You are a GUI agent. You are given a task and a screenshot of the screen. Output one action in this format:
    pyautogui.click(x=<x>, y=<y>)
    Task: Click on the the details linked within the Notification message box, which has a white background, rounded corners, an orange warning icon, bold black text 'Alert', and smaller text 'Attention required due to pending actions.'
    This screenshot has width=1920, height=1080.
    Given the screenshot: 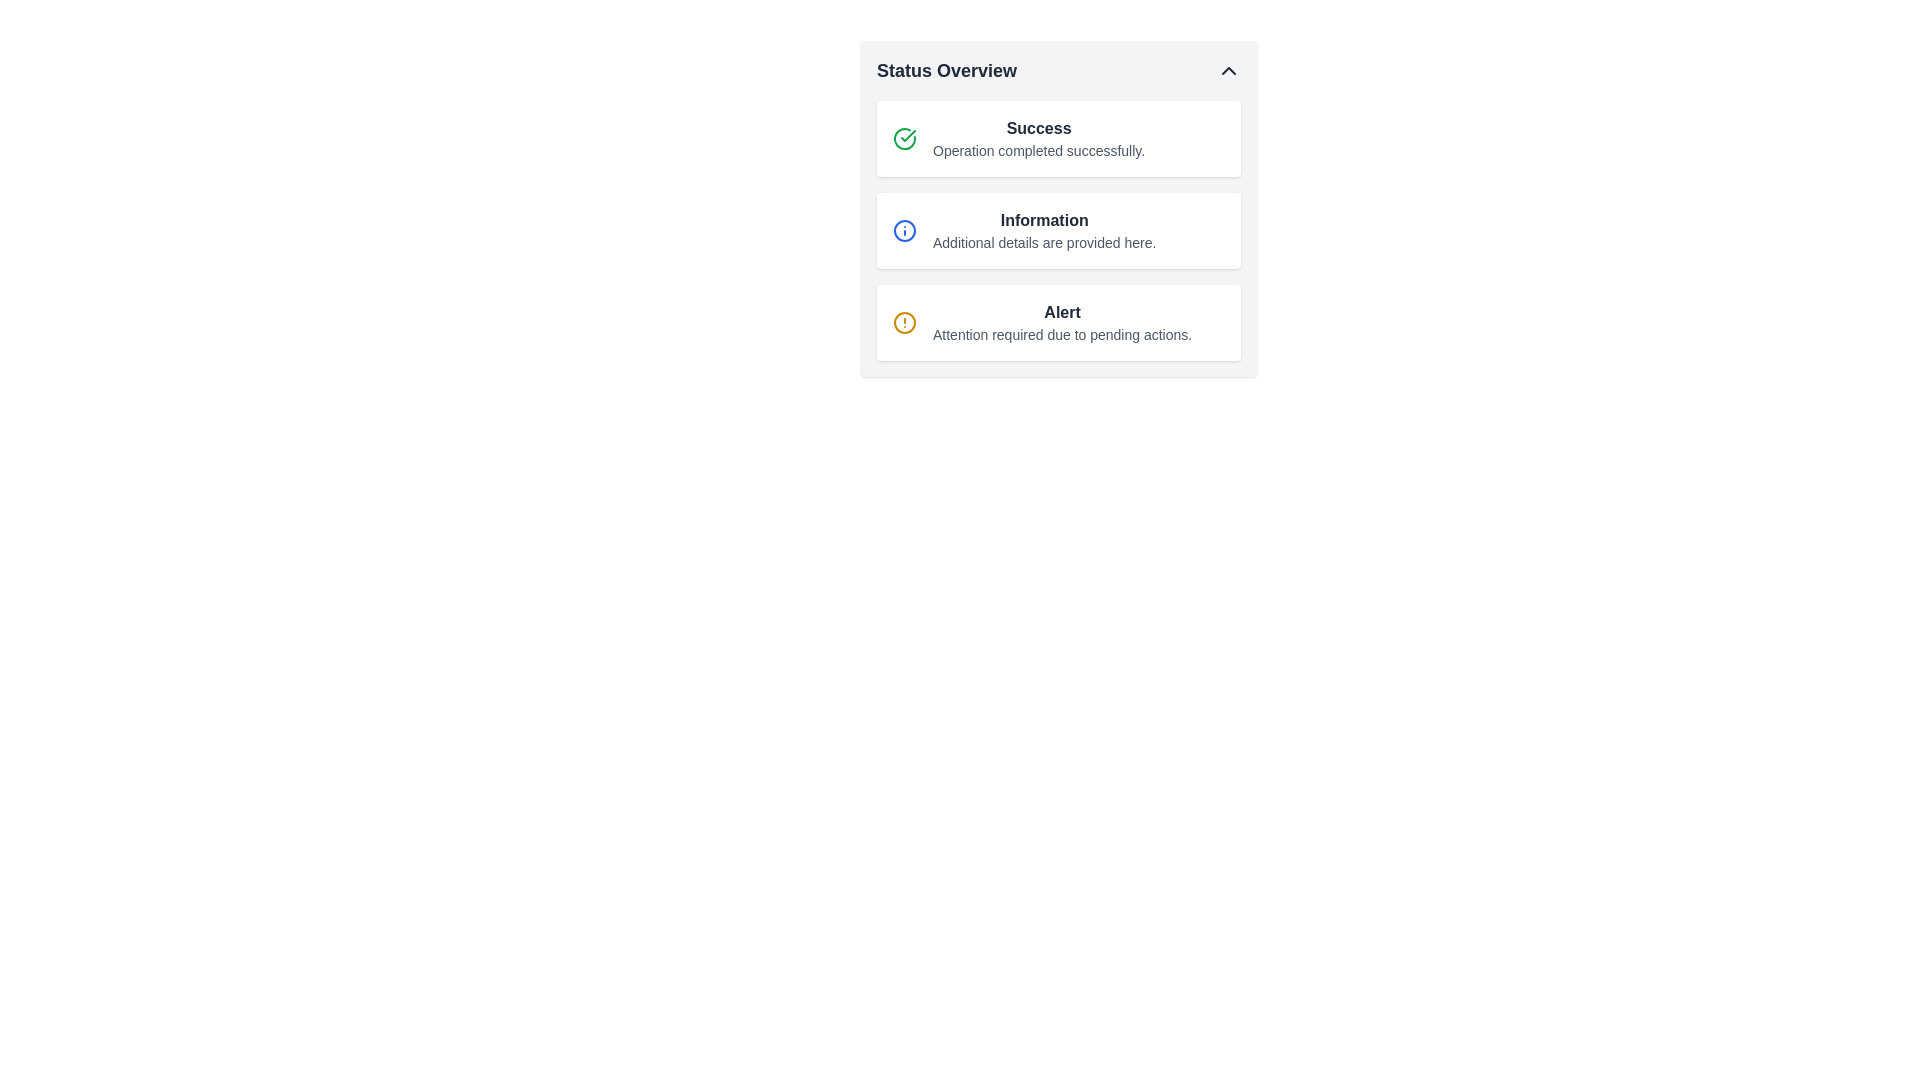 What is the action you would take?
    pyautogui.click(x=1058, y=322)
    